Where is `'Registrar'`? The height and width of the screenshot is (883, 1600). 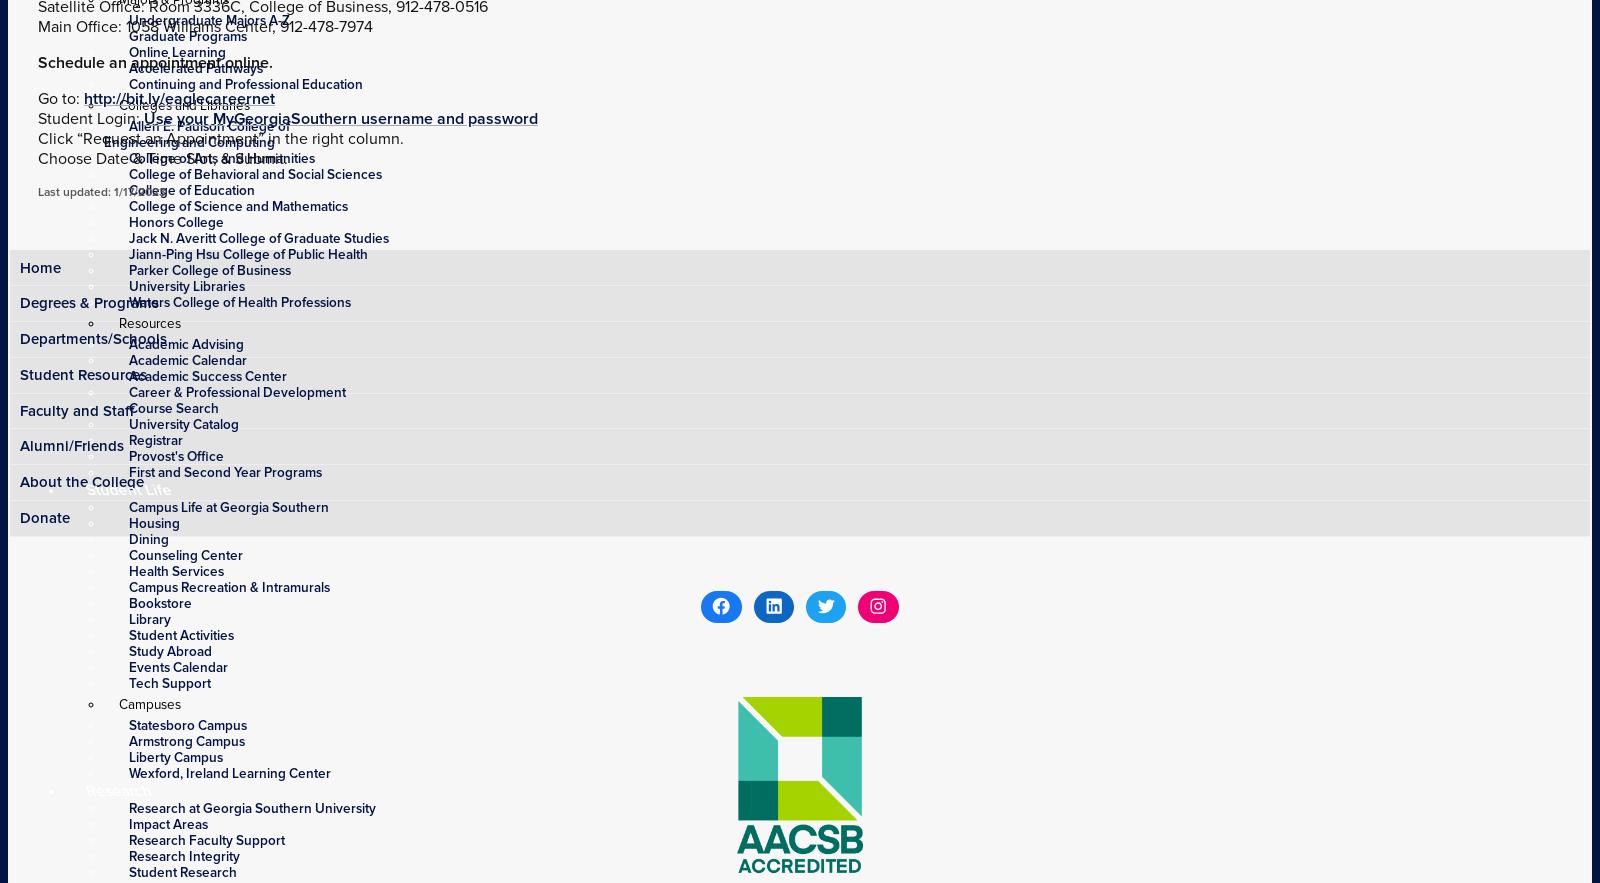
'Registrar' is located at coordinates (155, 439).